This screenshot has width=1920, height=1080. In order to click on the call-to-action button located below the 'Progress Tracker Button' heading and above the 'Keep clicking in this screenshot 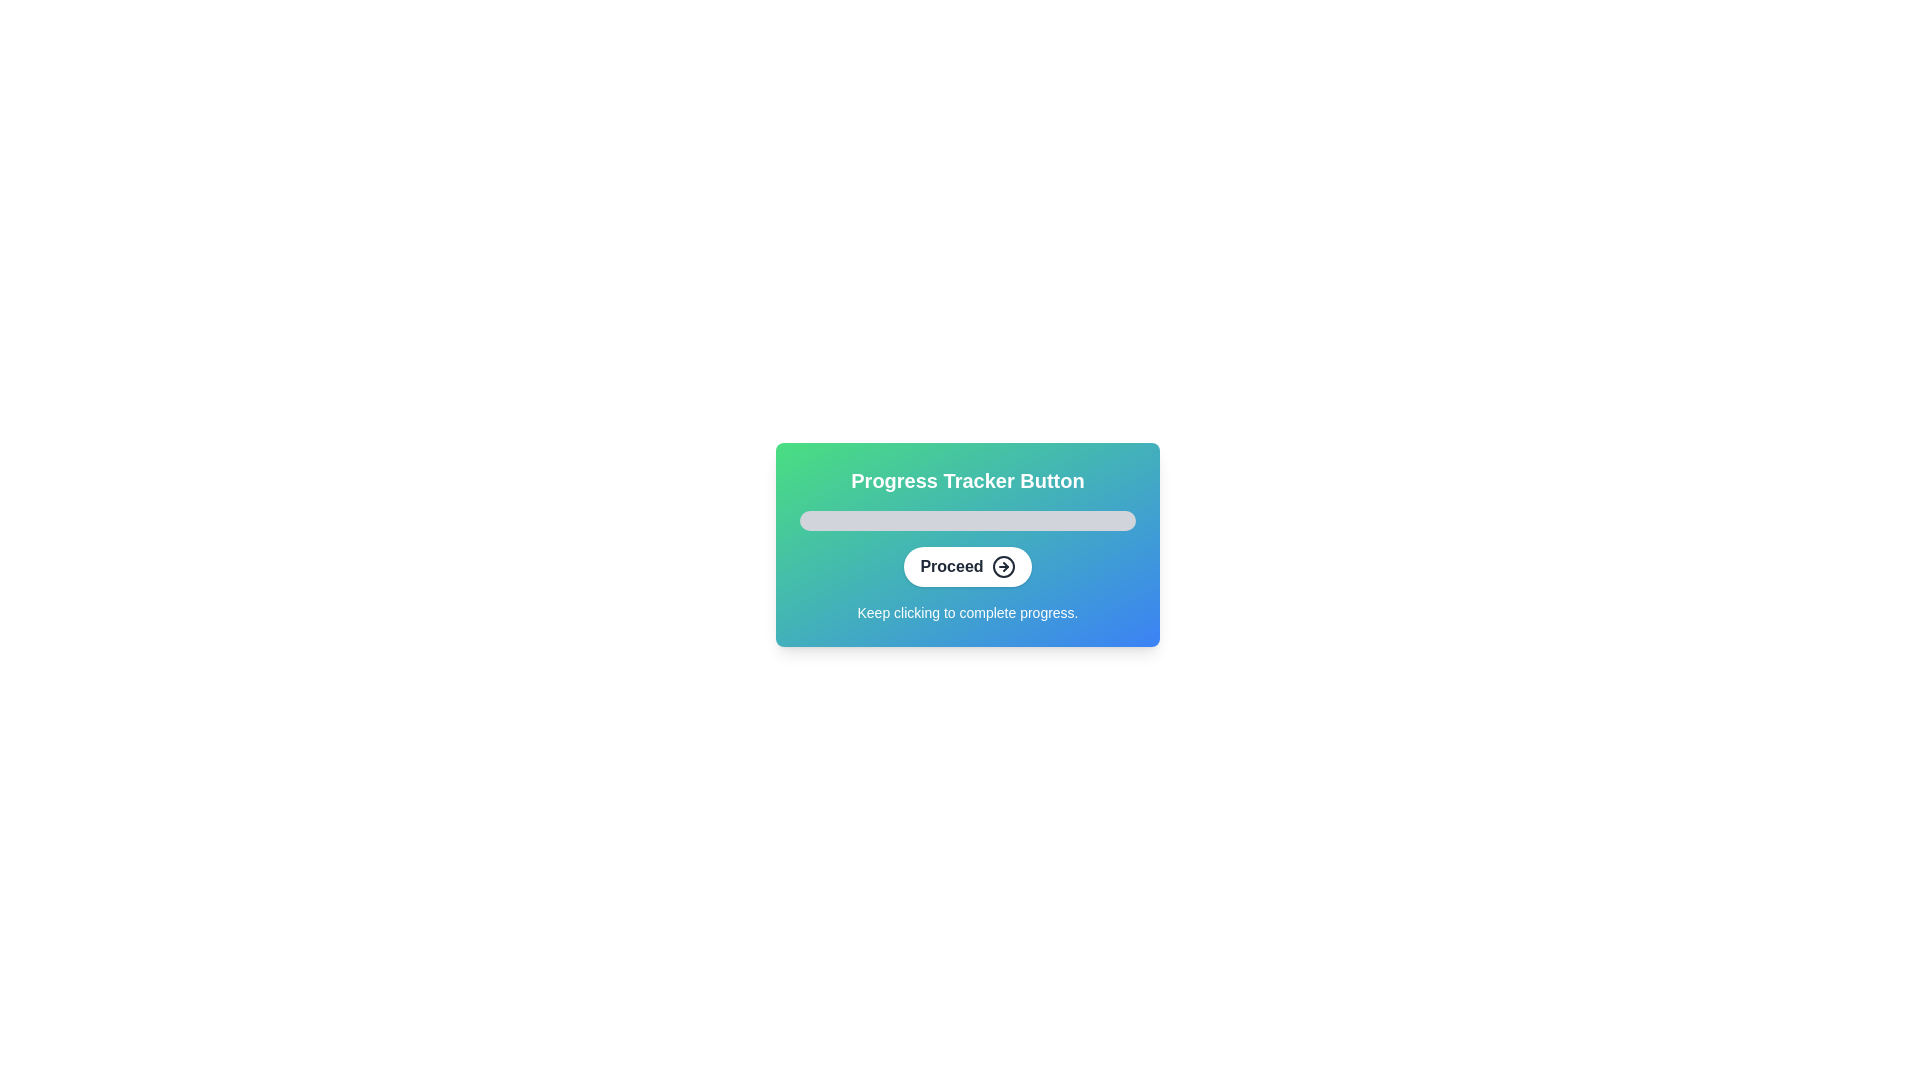, I will do `click(968, 567)`.